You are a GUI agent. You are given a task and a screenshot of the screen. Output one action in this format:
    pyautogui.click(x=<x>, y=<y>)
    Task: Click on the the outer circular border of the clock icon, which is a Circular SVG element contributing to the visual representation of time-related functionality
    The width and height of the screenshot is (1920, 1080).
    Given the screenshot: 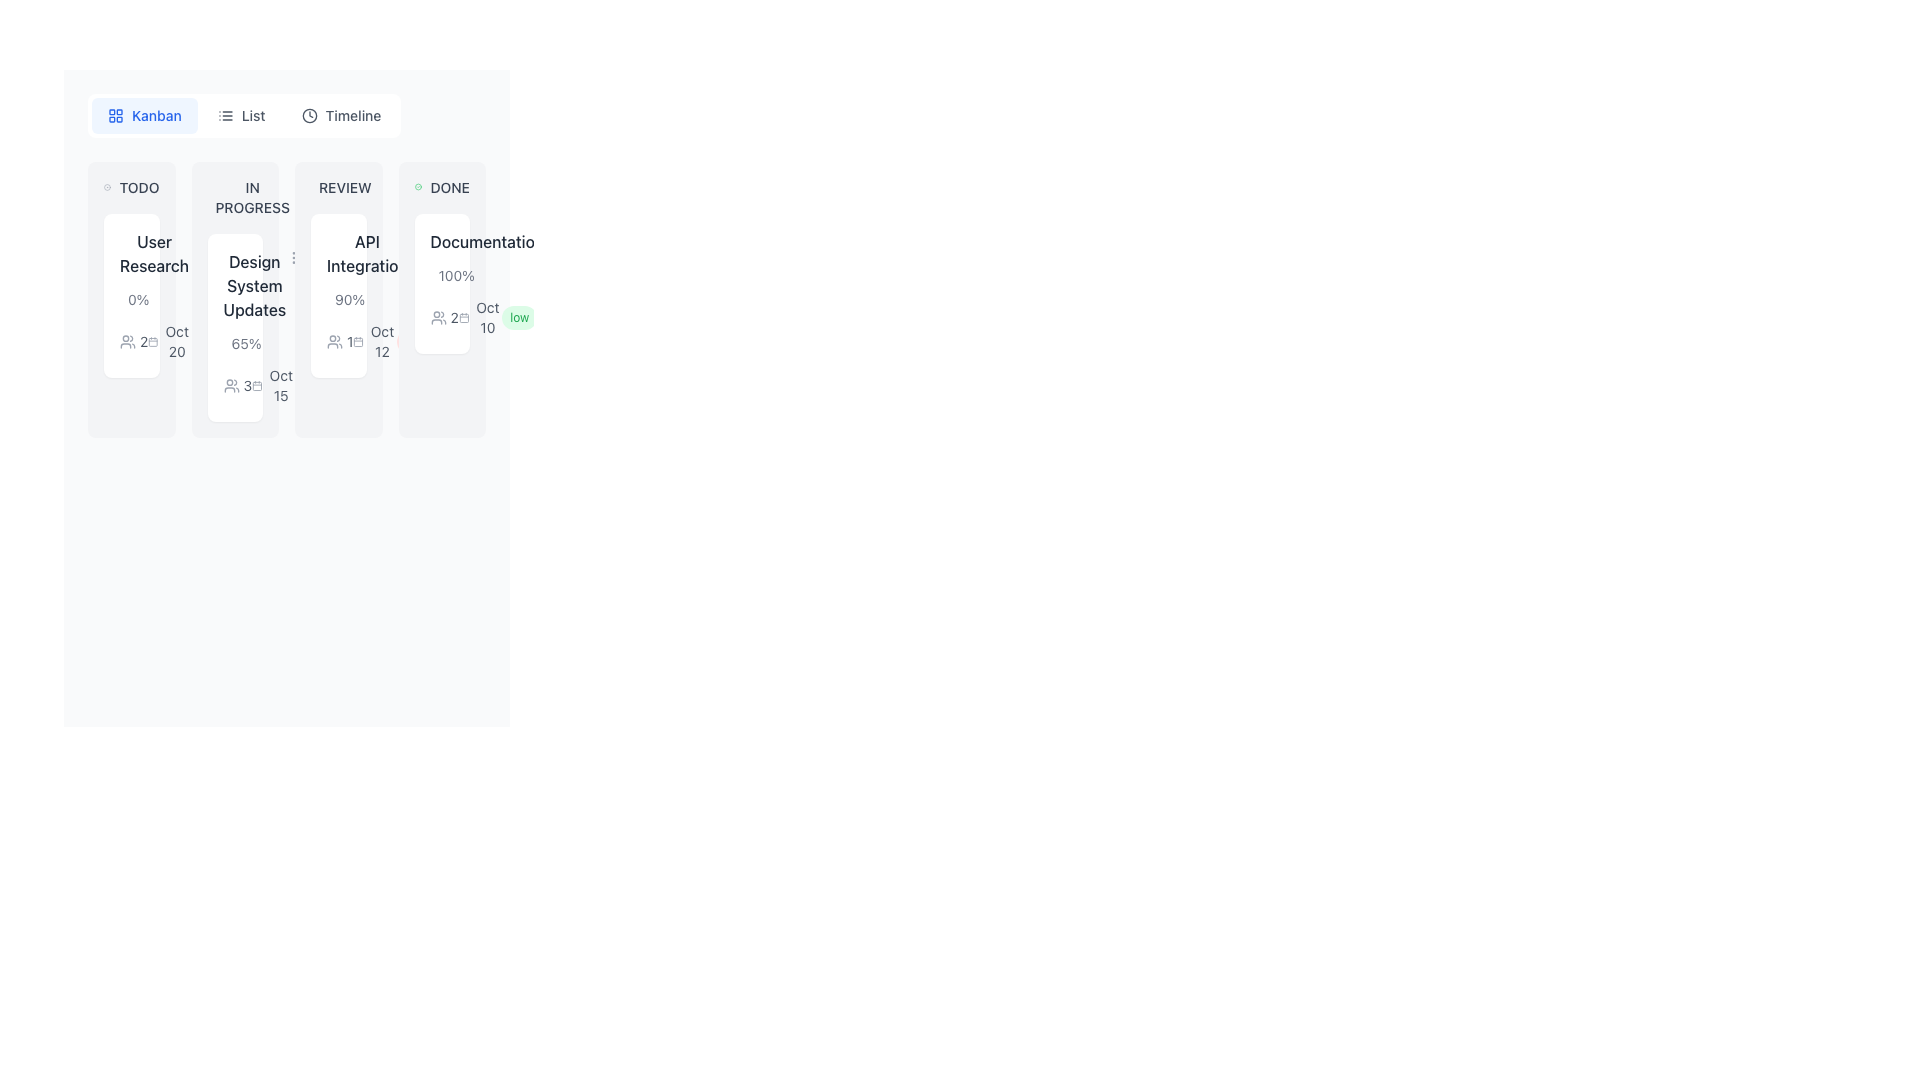 What is the action you would take?
    pyautogui.click(x=308, y=115)
    